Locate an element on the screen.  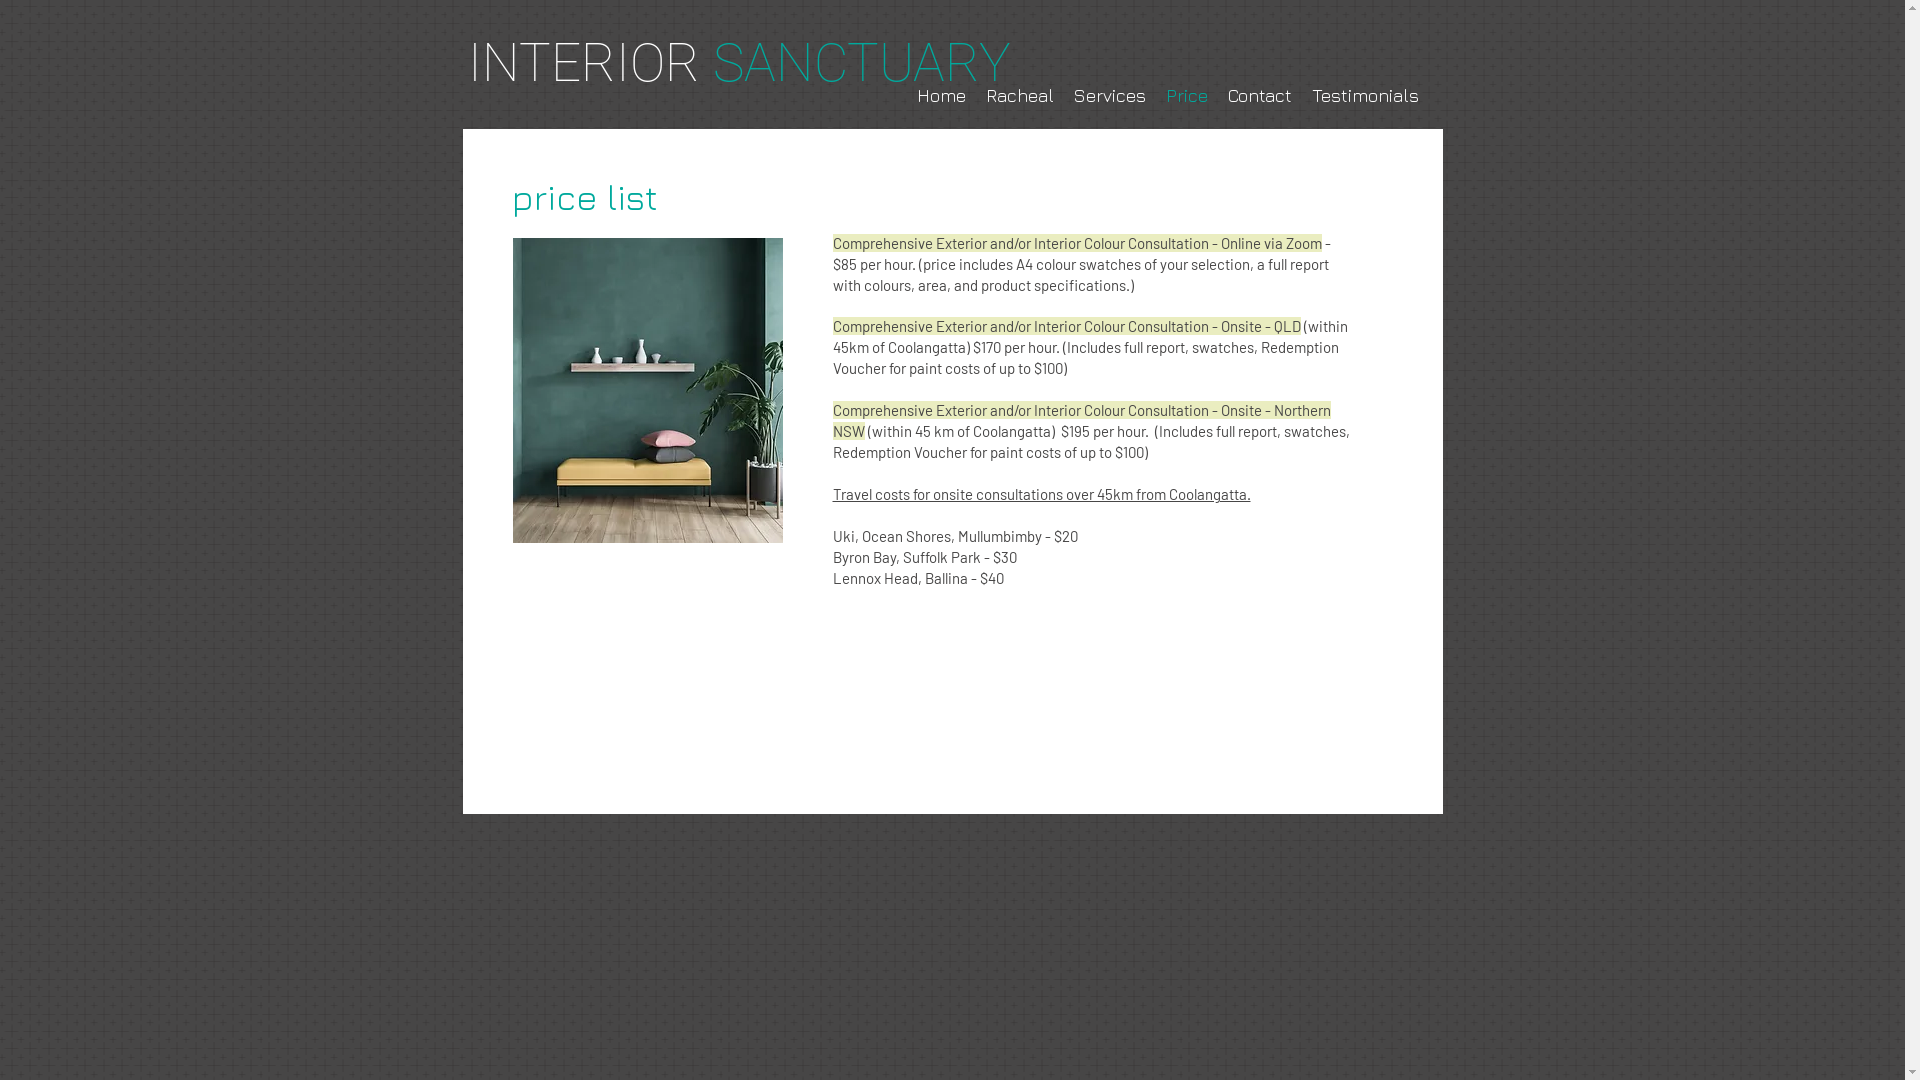
'Price' is located at coordinates (1186, 96).